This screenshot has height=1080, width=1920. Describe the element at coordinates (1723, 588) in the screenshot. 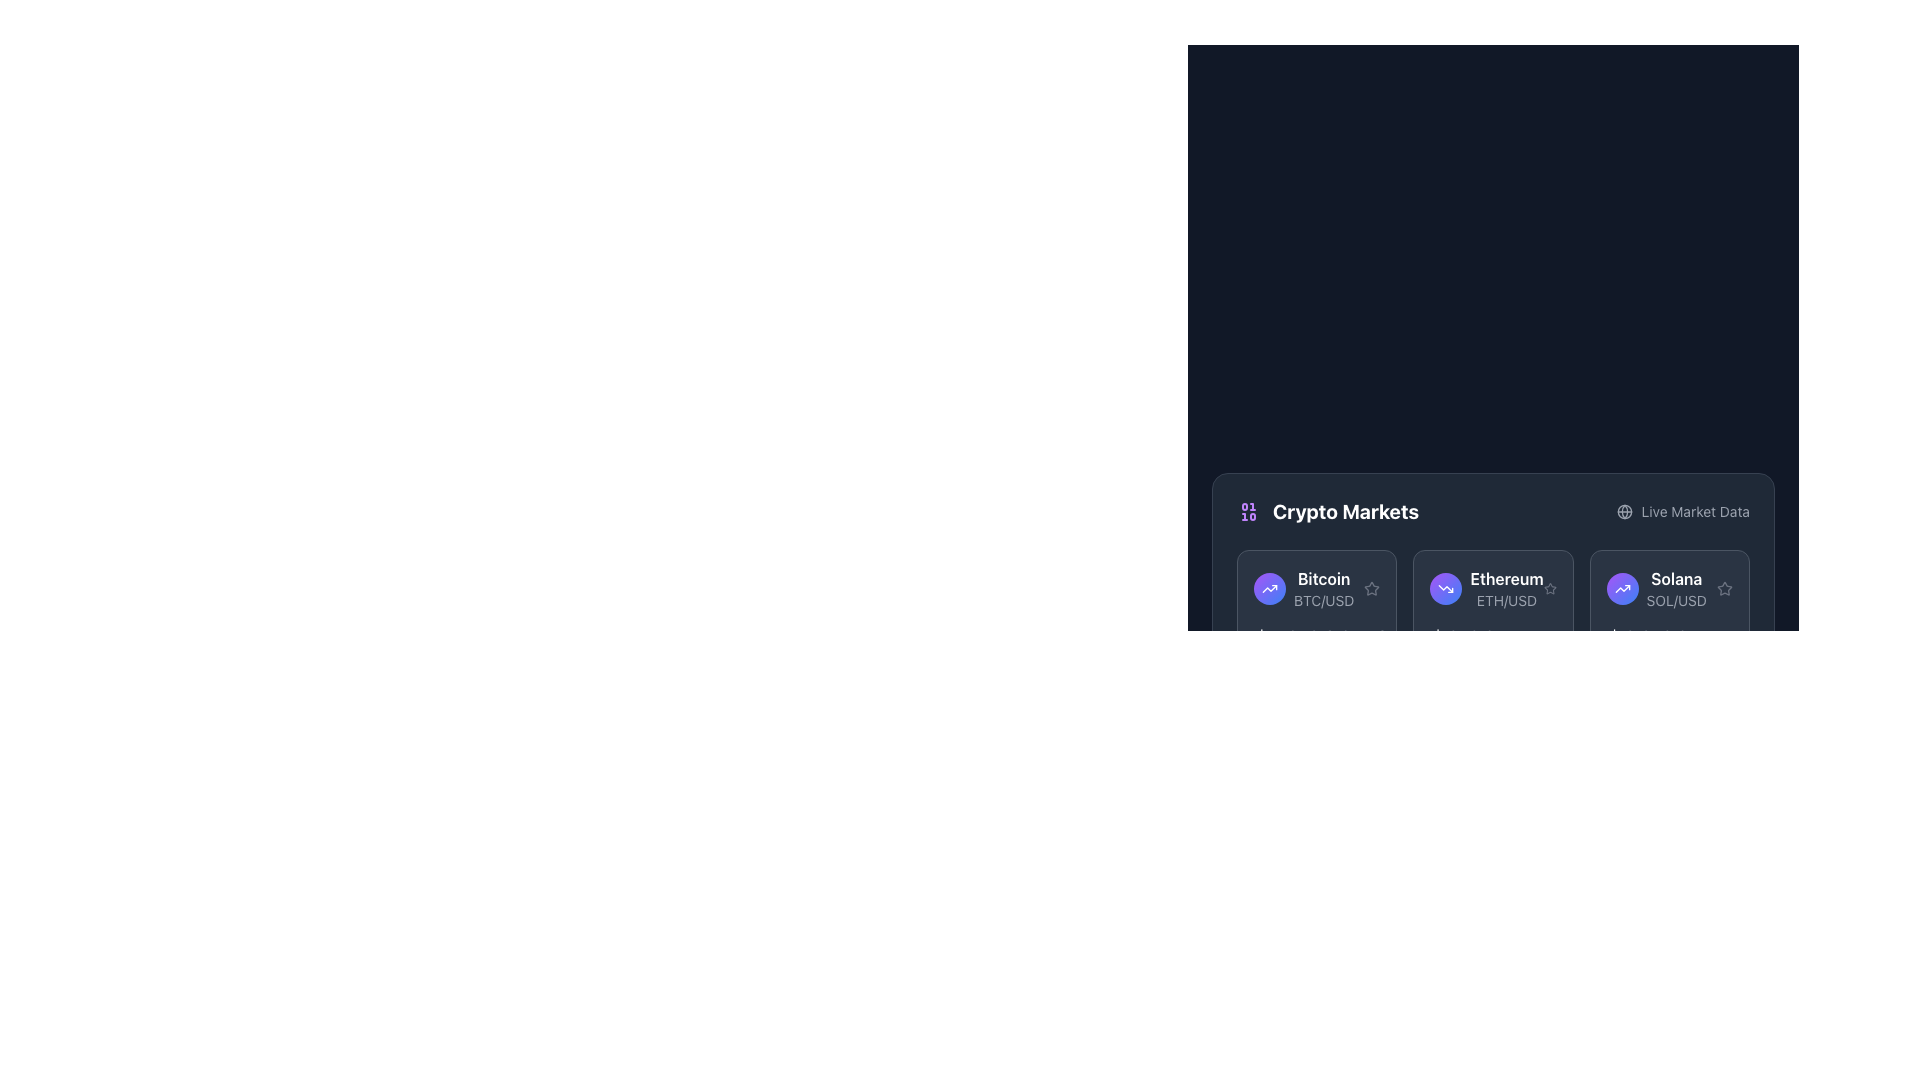

I see `the Favorite toggle icon (star-shaped SVG) located in the 'Solana SOL/USD' section, which shifts from gray to yellow upon interaction` at that location.